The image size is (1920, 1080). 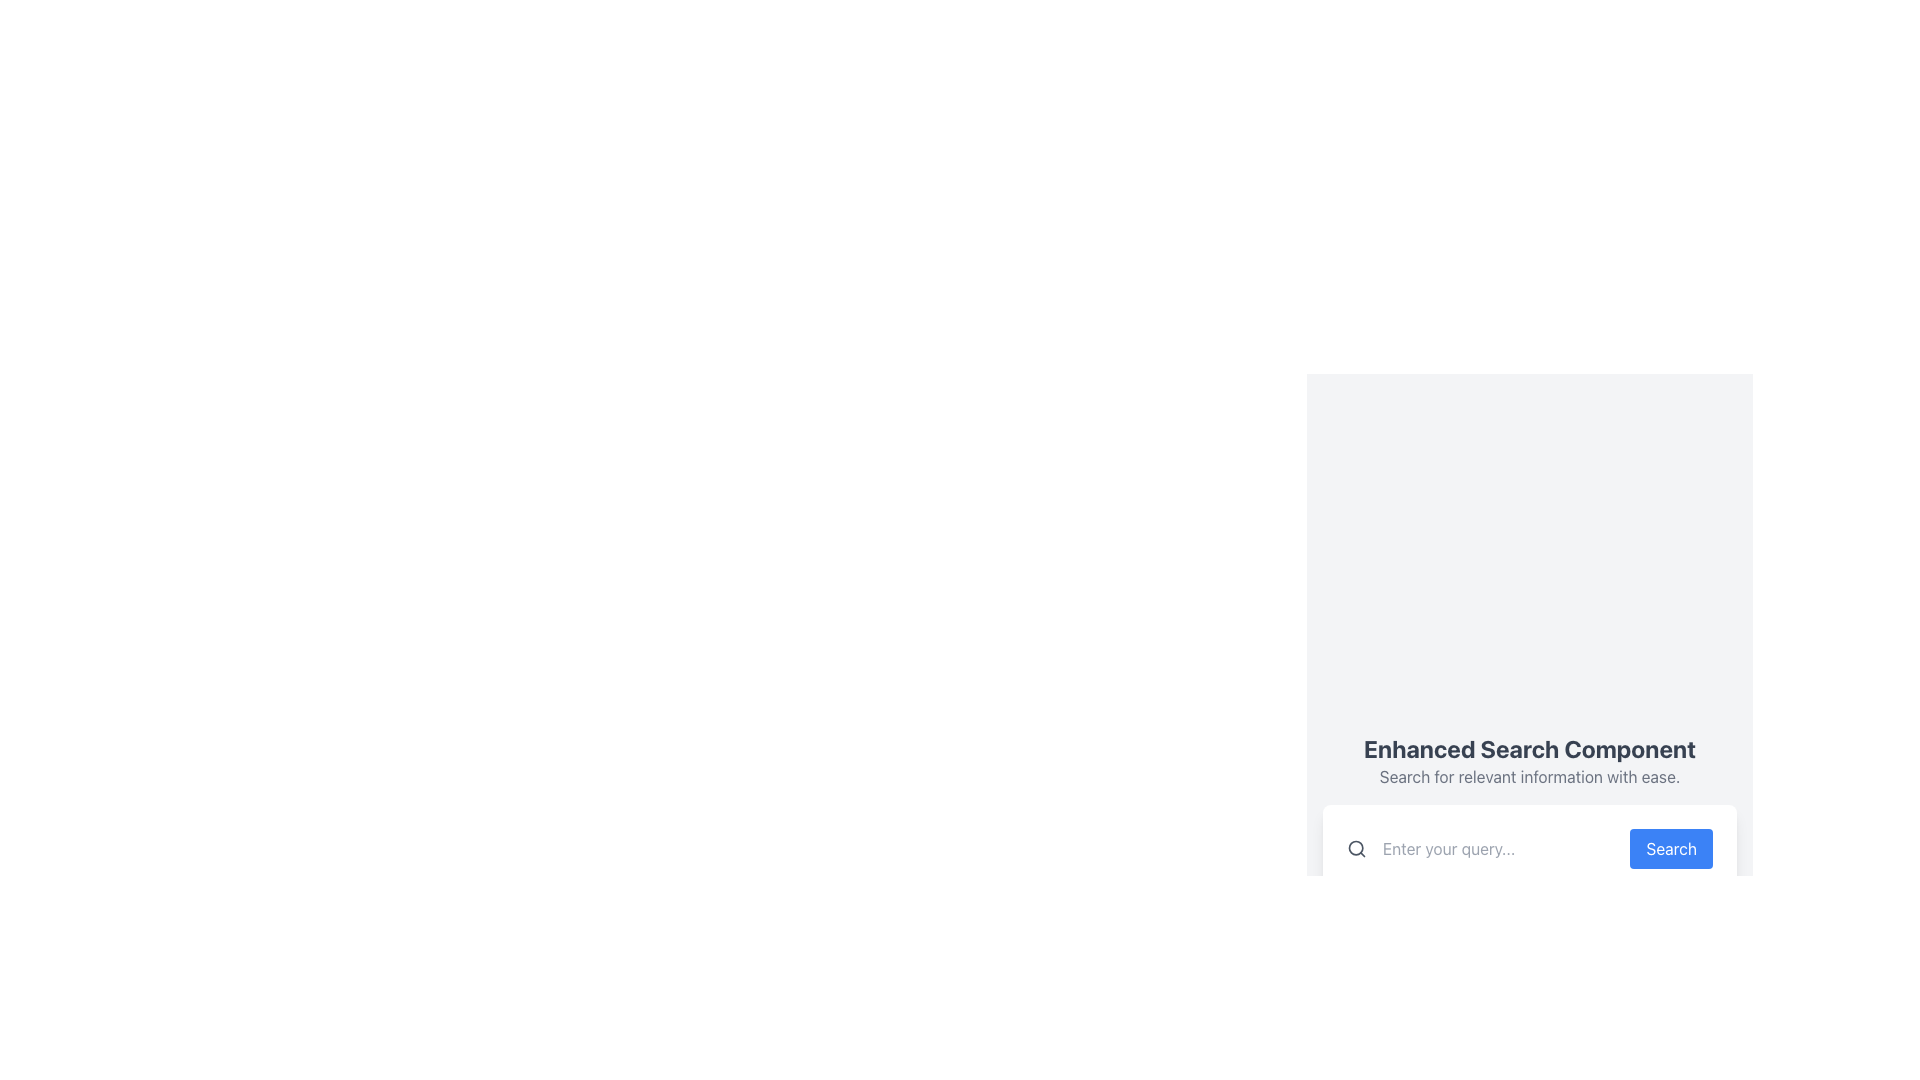 What do you see at coordinates (1529, 760) in the screenshot?
I see `the text block titled 'Enhanced Search Component' that contains a subtitle 'Search for relevant information with ease.'` at bounding box center [1529, 760].